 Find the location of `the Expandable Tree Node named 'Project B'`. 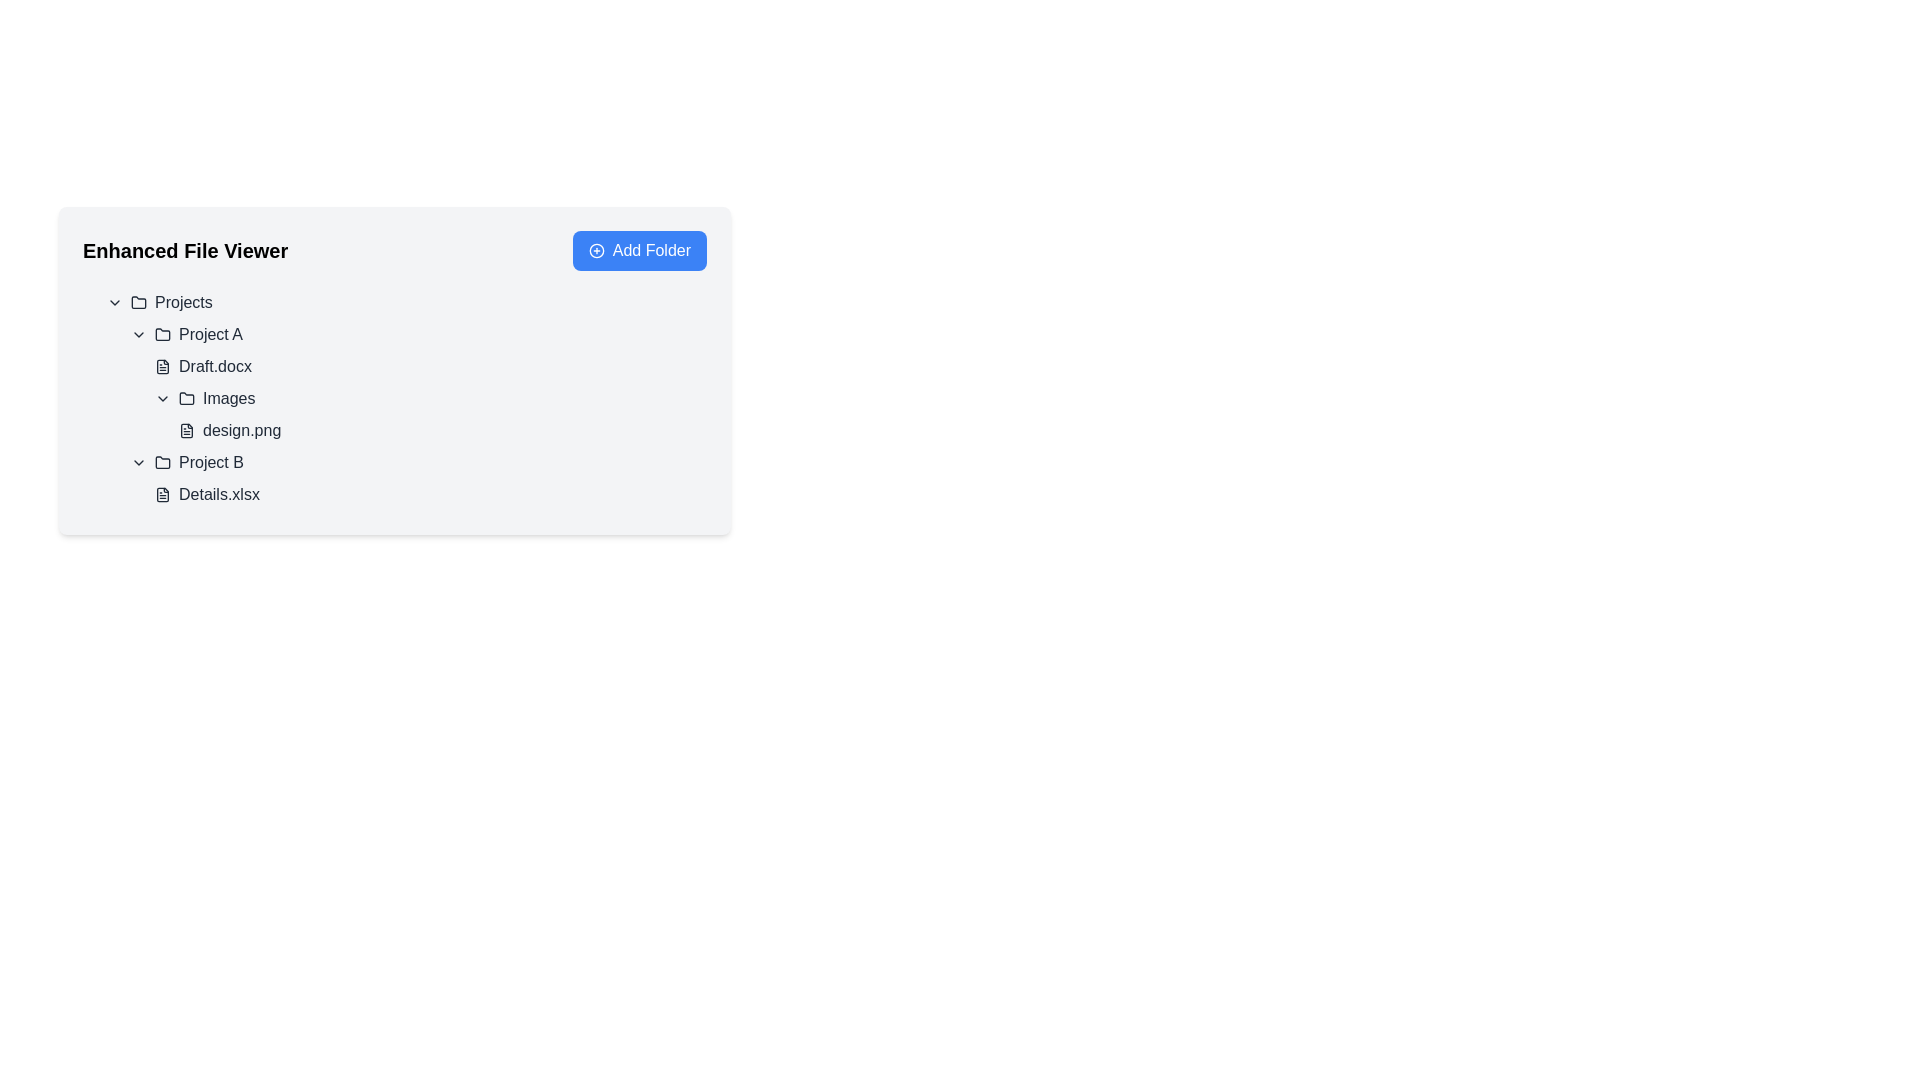

the Expandable Tree Node named 'Project B' is located at coordinates (417, 462).